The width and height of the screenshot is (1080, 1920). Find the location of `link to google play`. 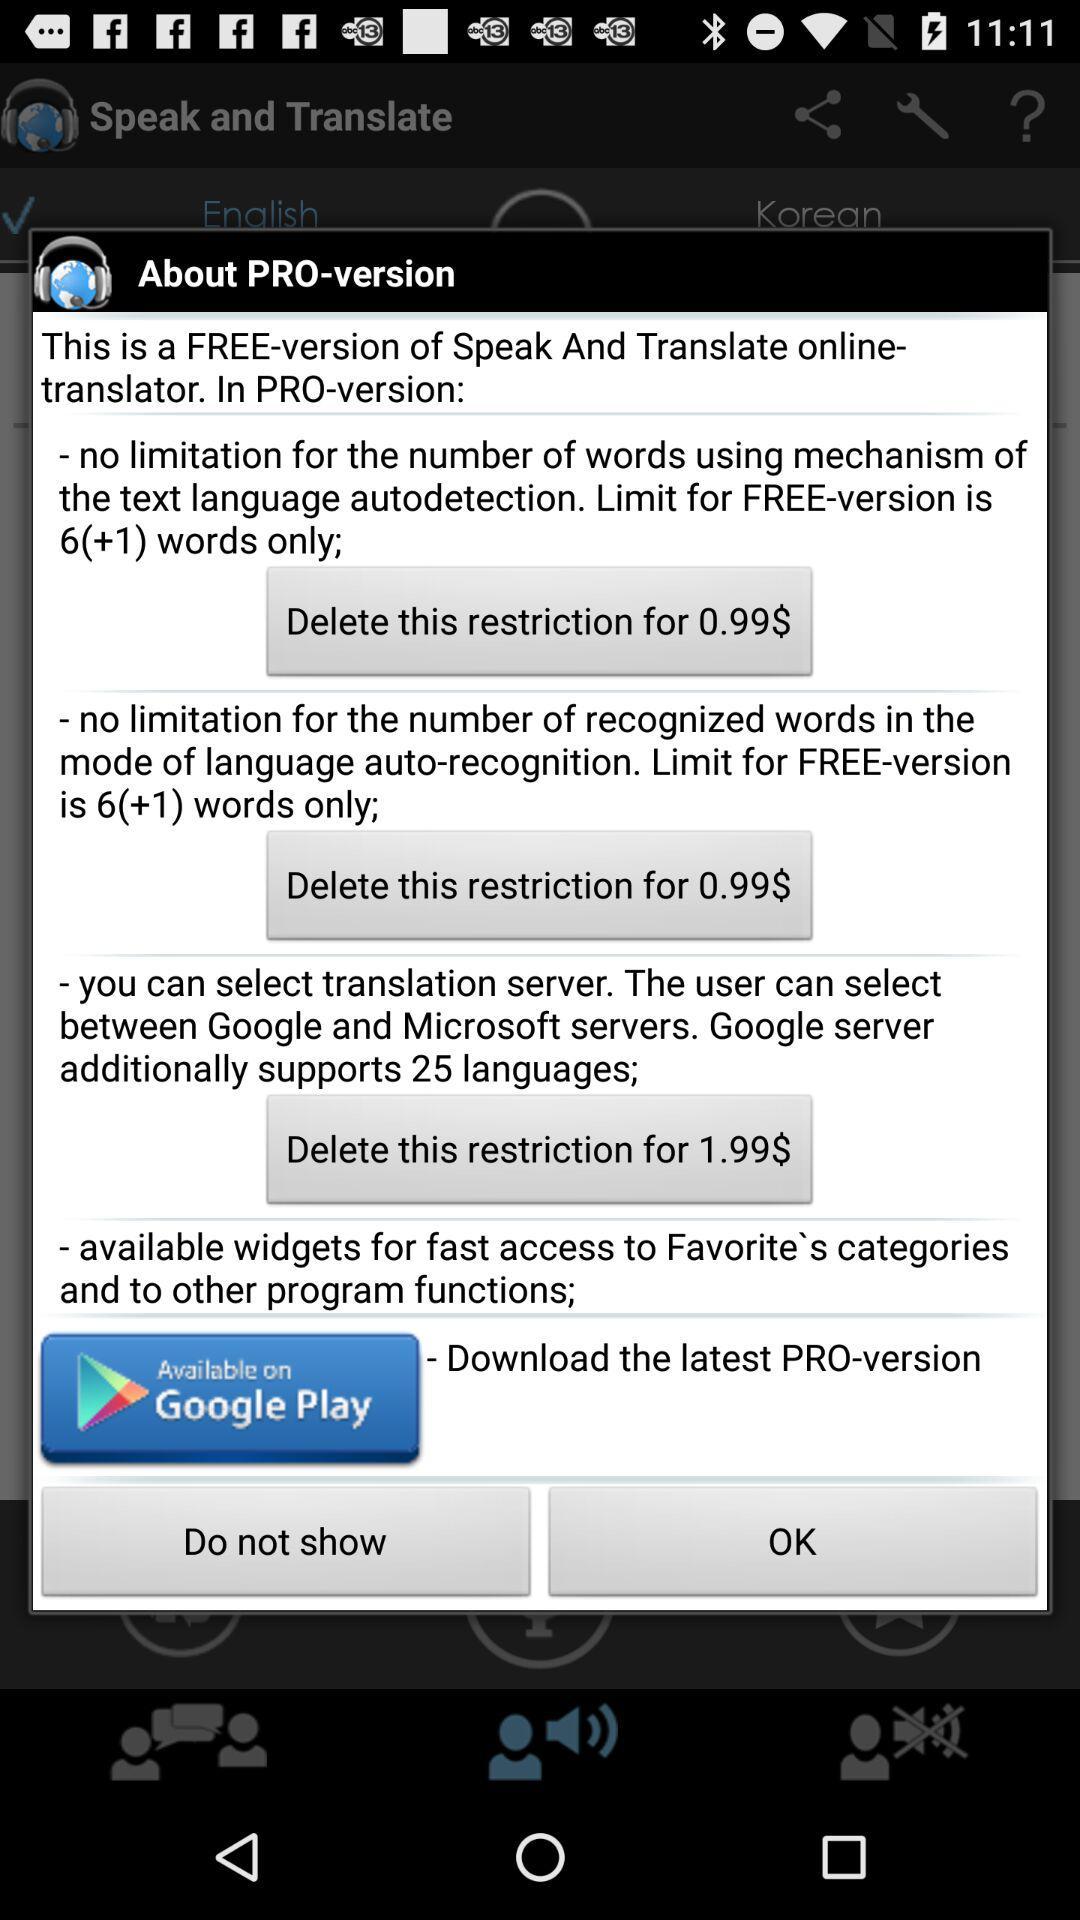

link to google play is located at coordinates (228, 1396).